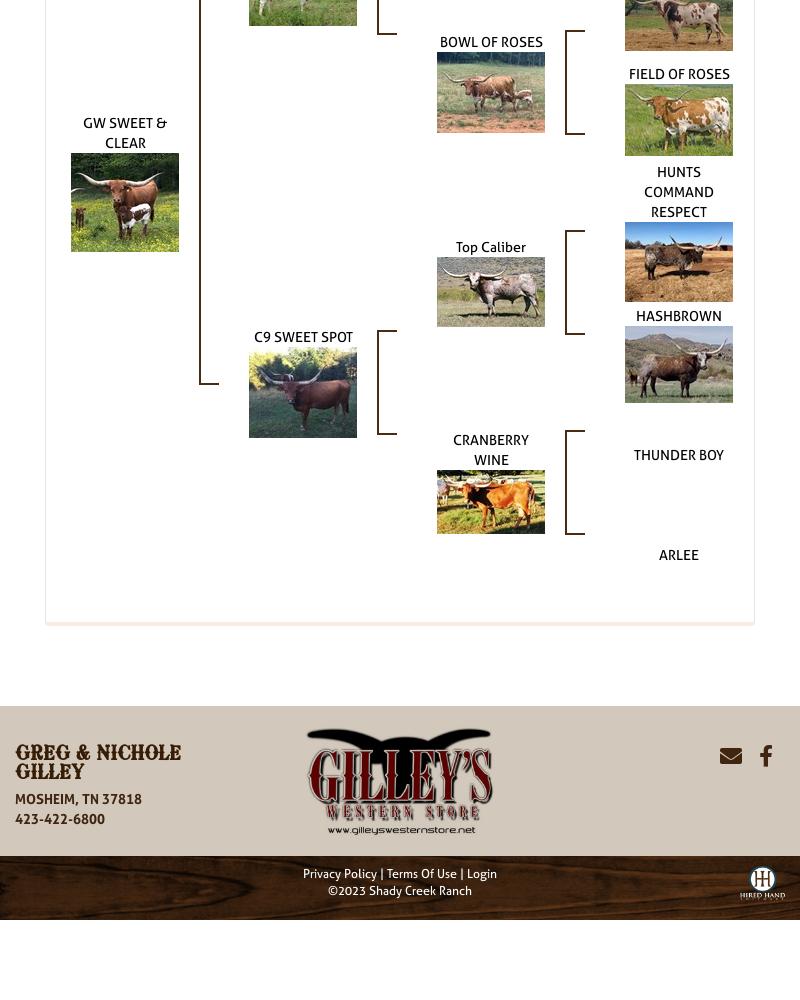 The image size is (800, 1000). What do you see at coordinates (633, 452) in the screenshot?
I see `'THUNDER BOY'` at bounding box center [633, 452].